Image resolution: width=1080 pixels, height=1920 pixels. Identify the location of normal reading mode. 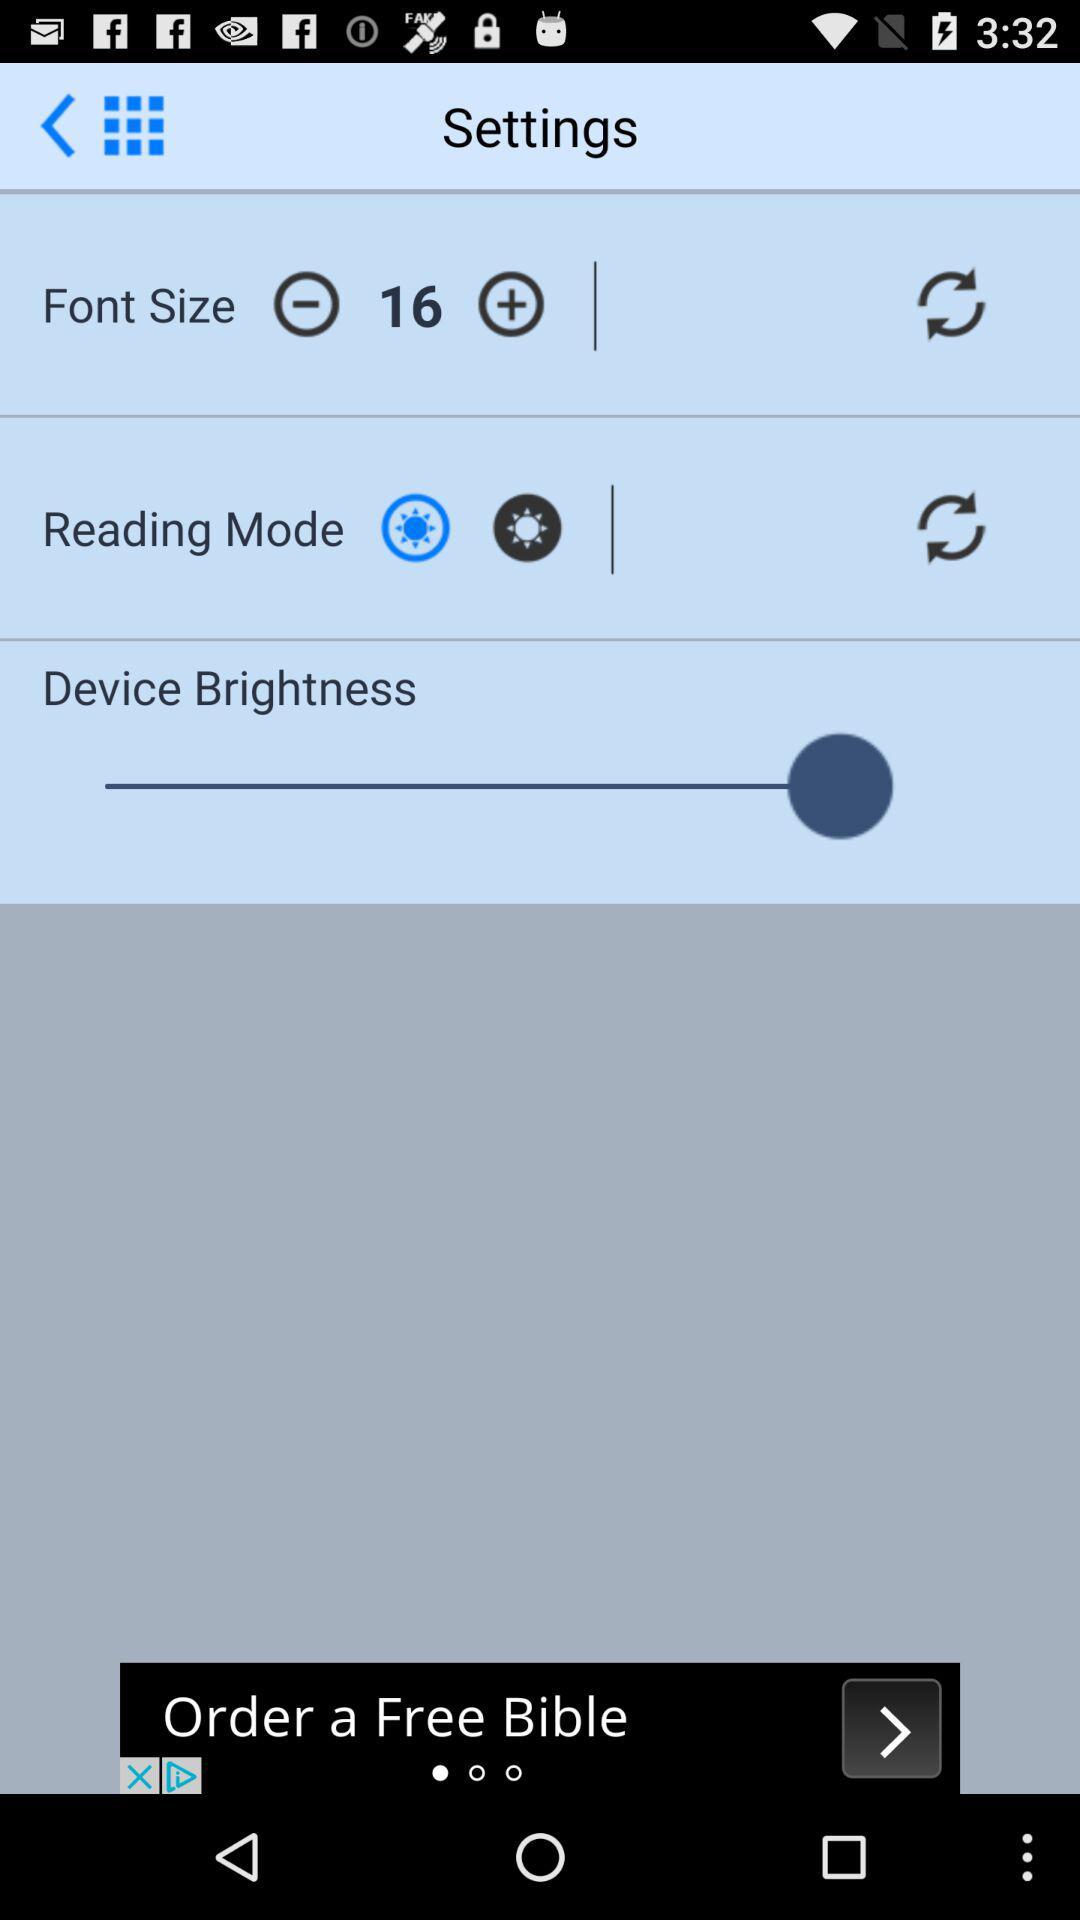
(414, 527).